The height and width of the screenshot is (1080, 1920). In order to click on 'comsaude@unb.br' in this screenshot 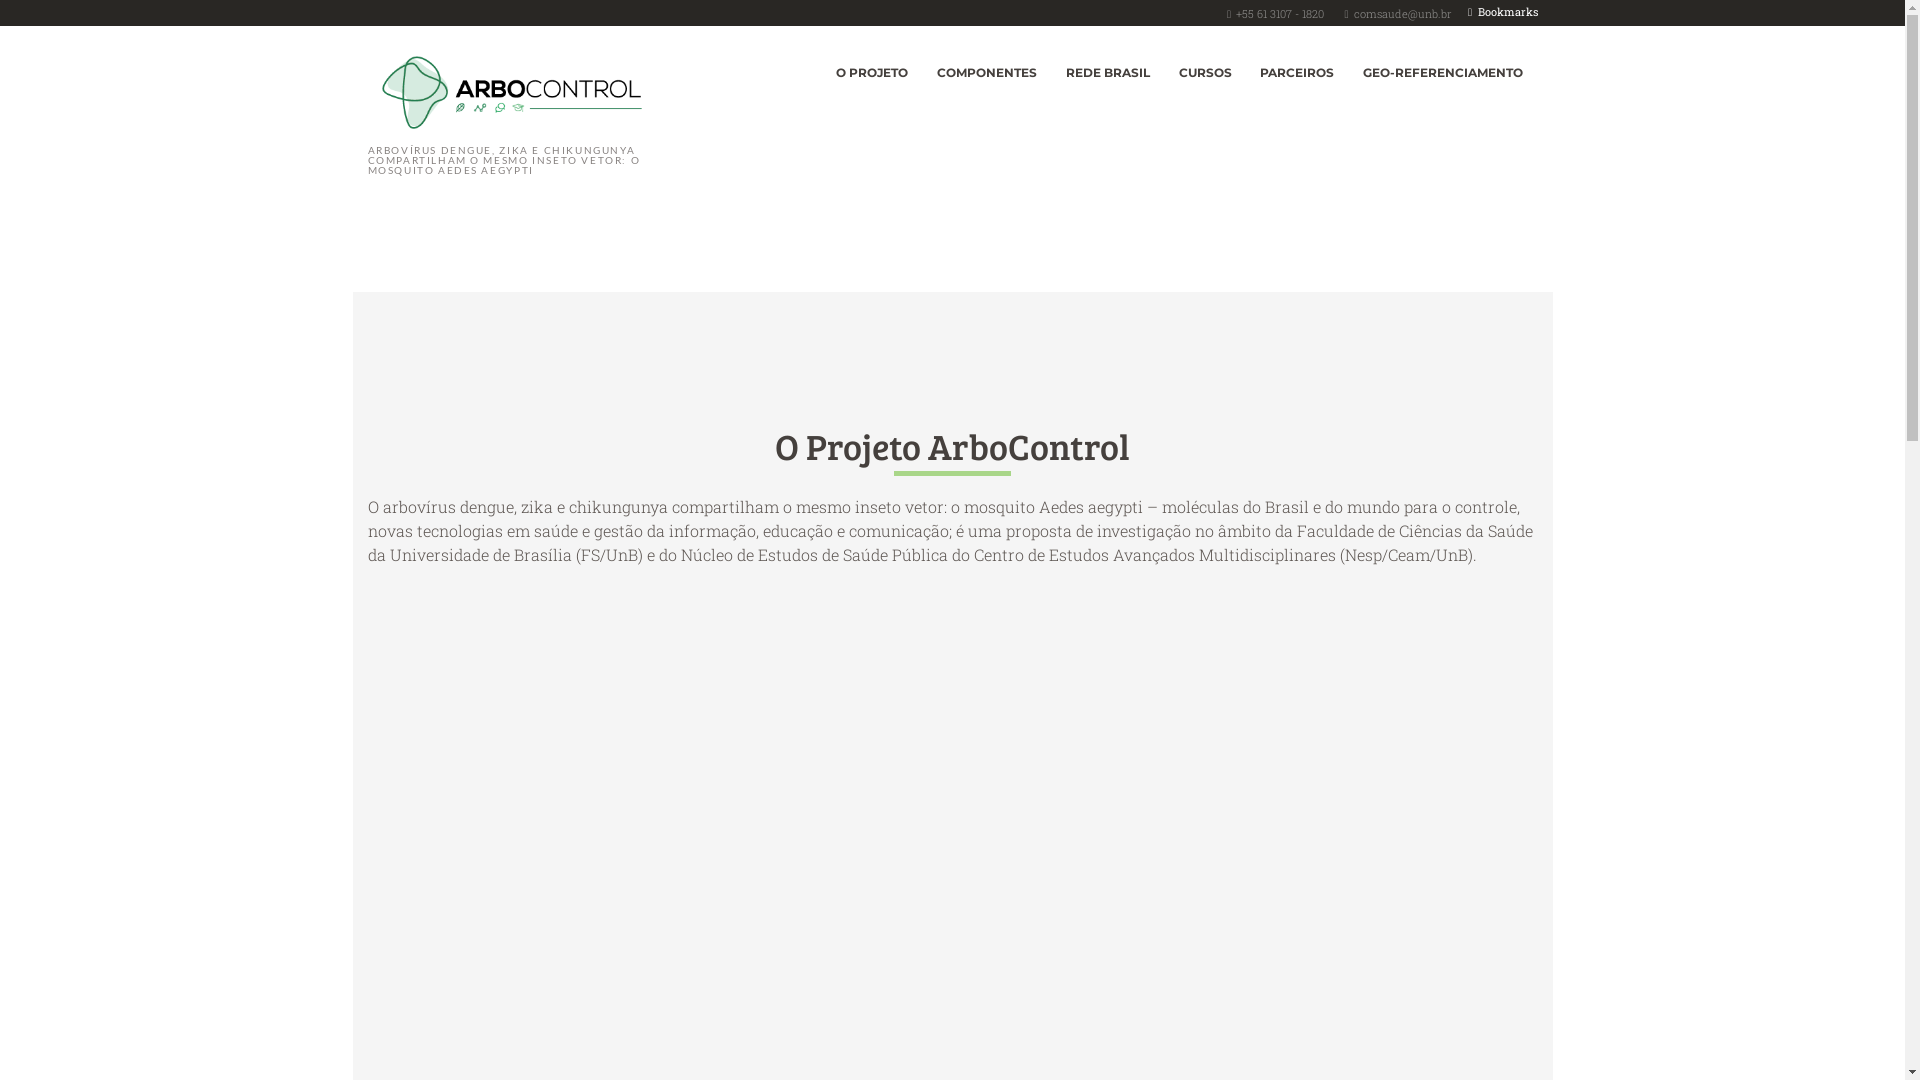, I will do `click(1353, 13)`.